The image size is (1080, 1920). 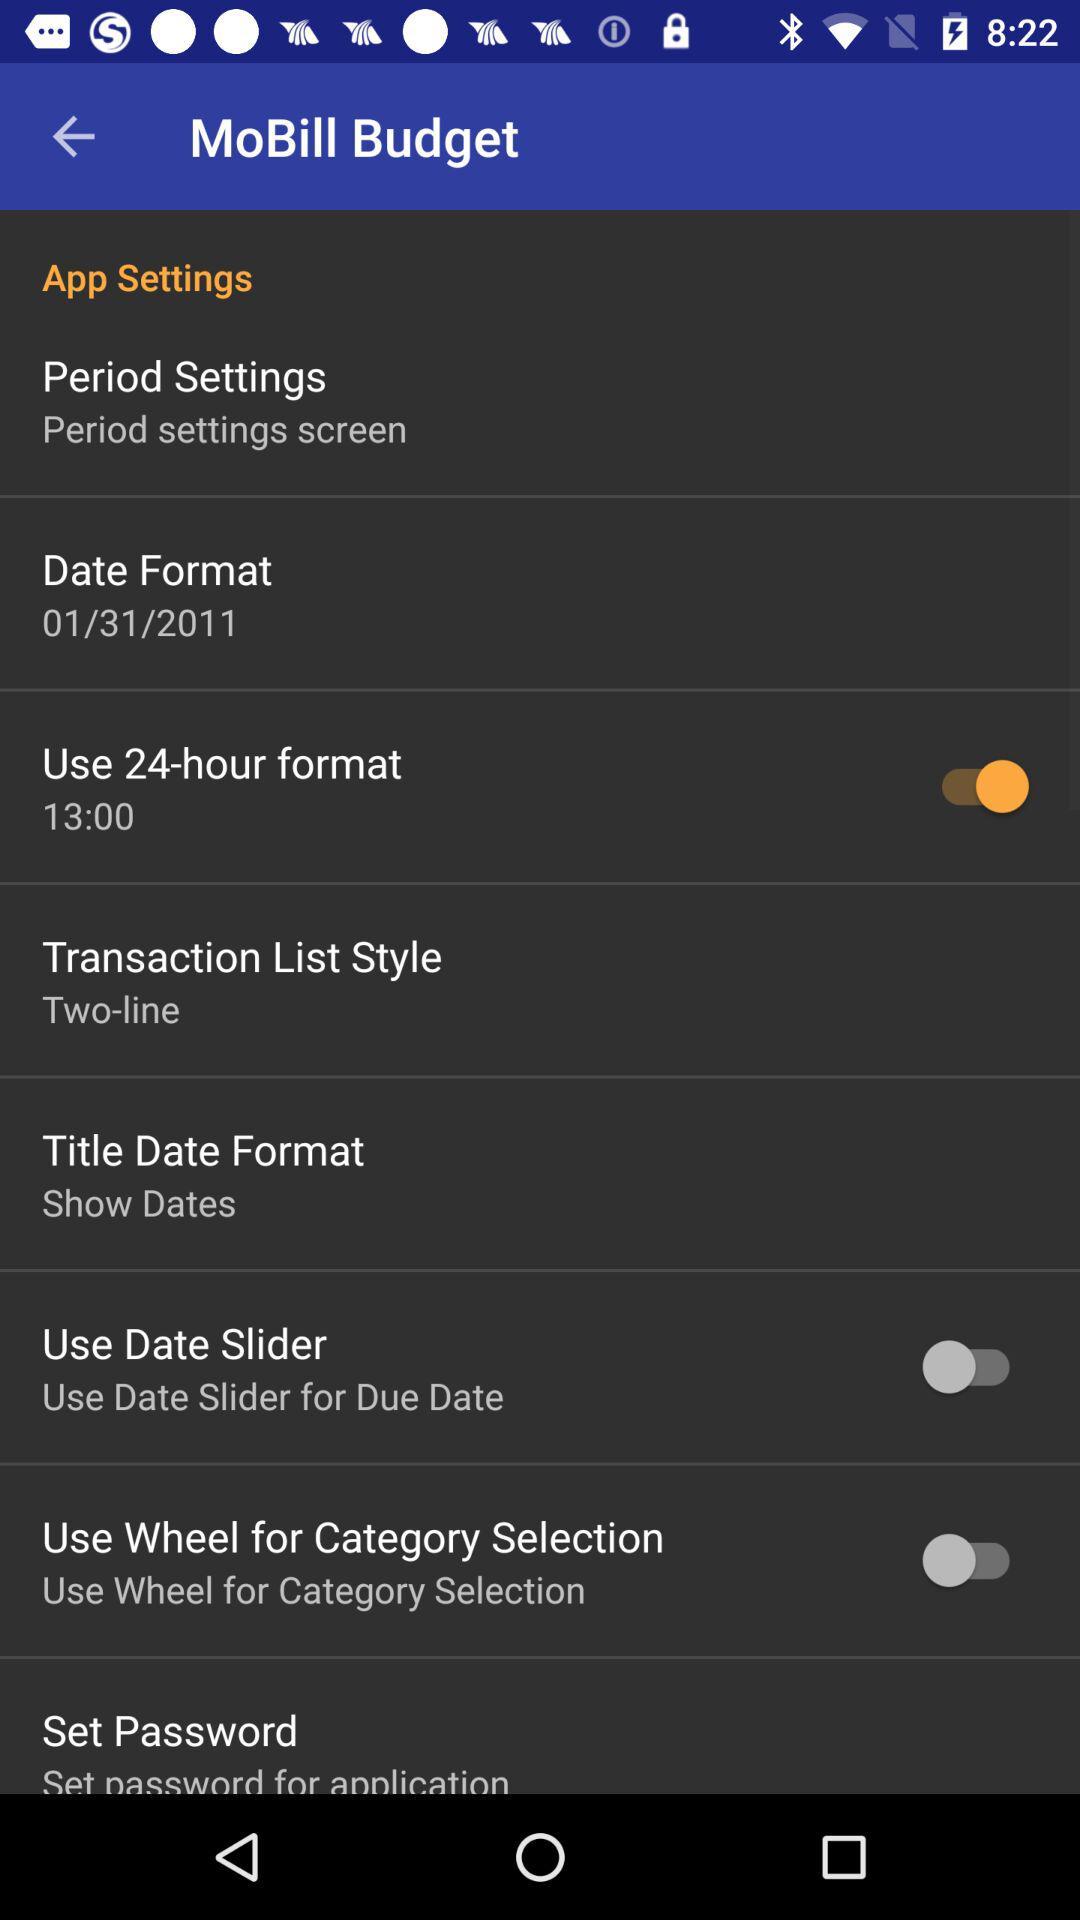 What do you see at coordinates (140, 620) in the screenshot?
I see `the 01/31/2011 icon` at bounding box center [140, 620].